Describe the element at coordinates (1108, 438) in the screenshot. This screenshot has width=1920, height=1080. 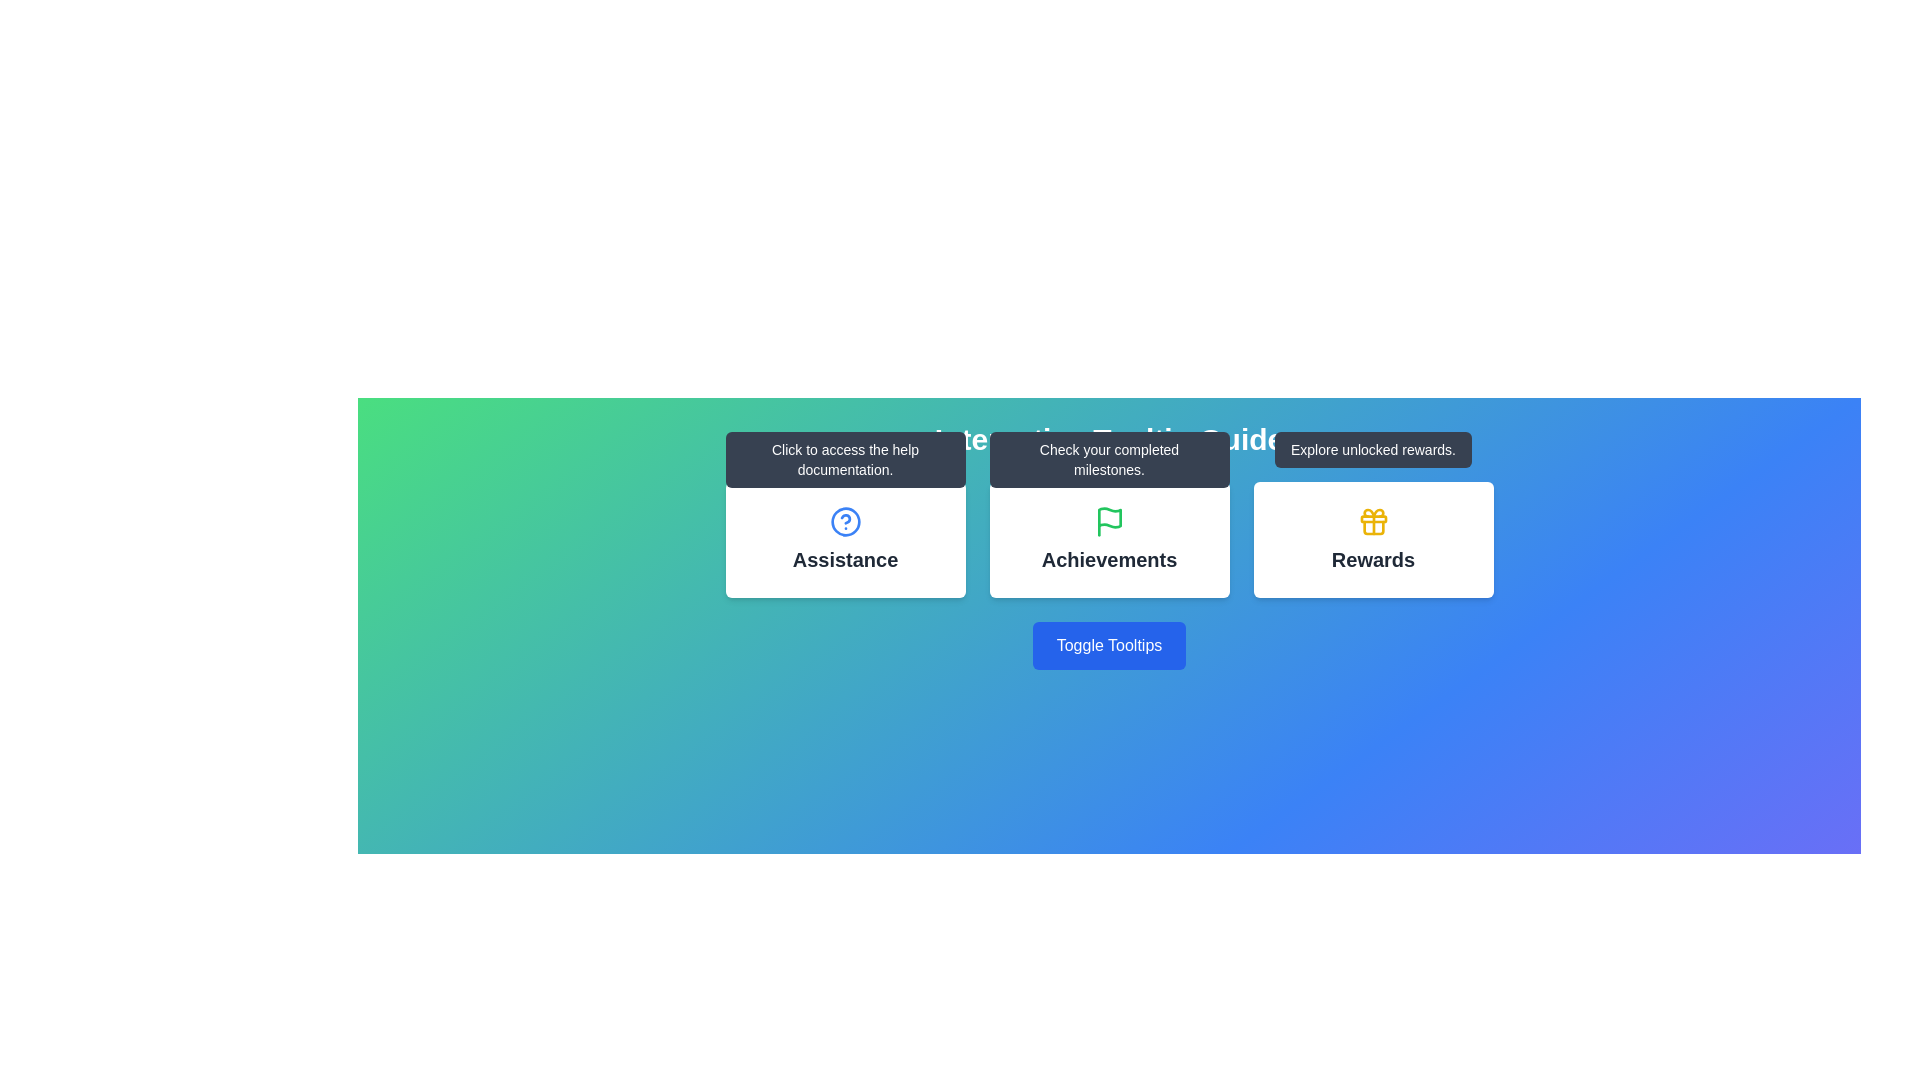
I see `the heading element displaying 'Interactive Tooltip Guide', which is a prominent, large, bold, white font centered at the top of the content layout` at that location.